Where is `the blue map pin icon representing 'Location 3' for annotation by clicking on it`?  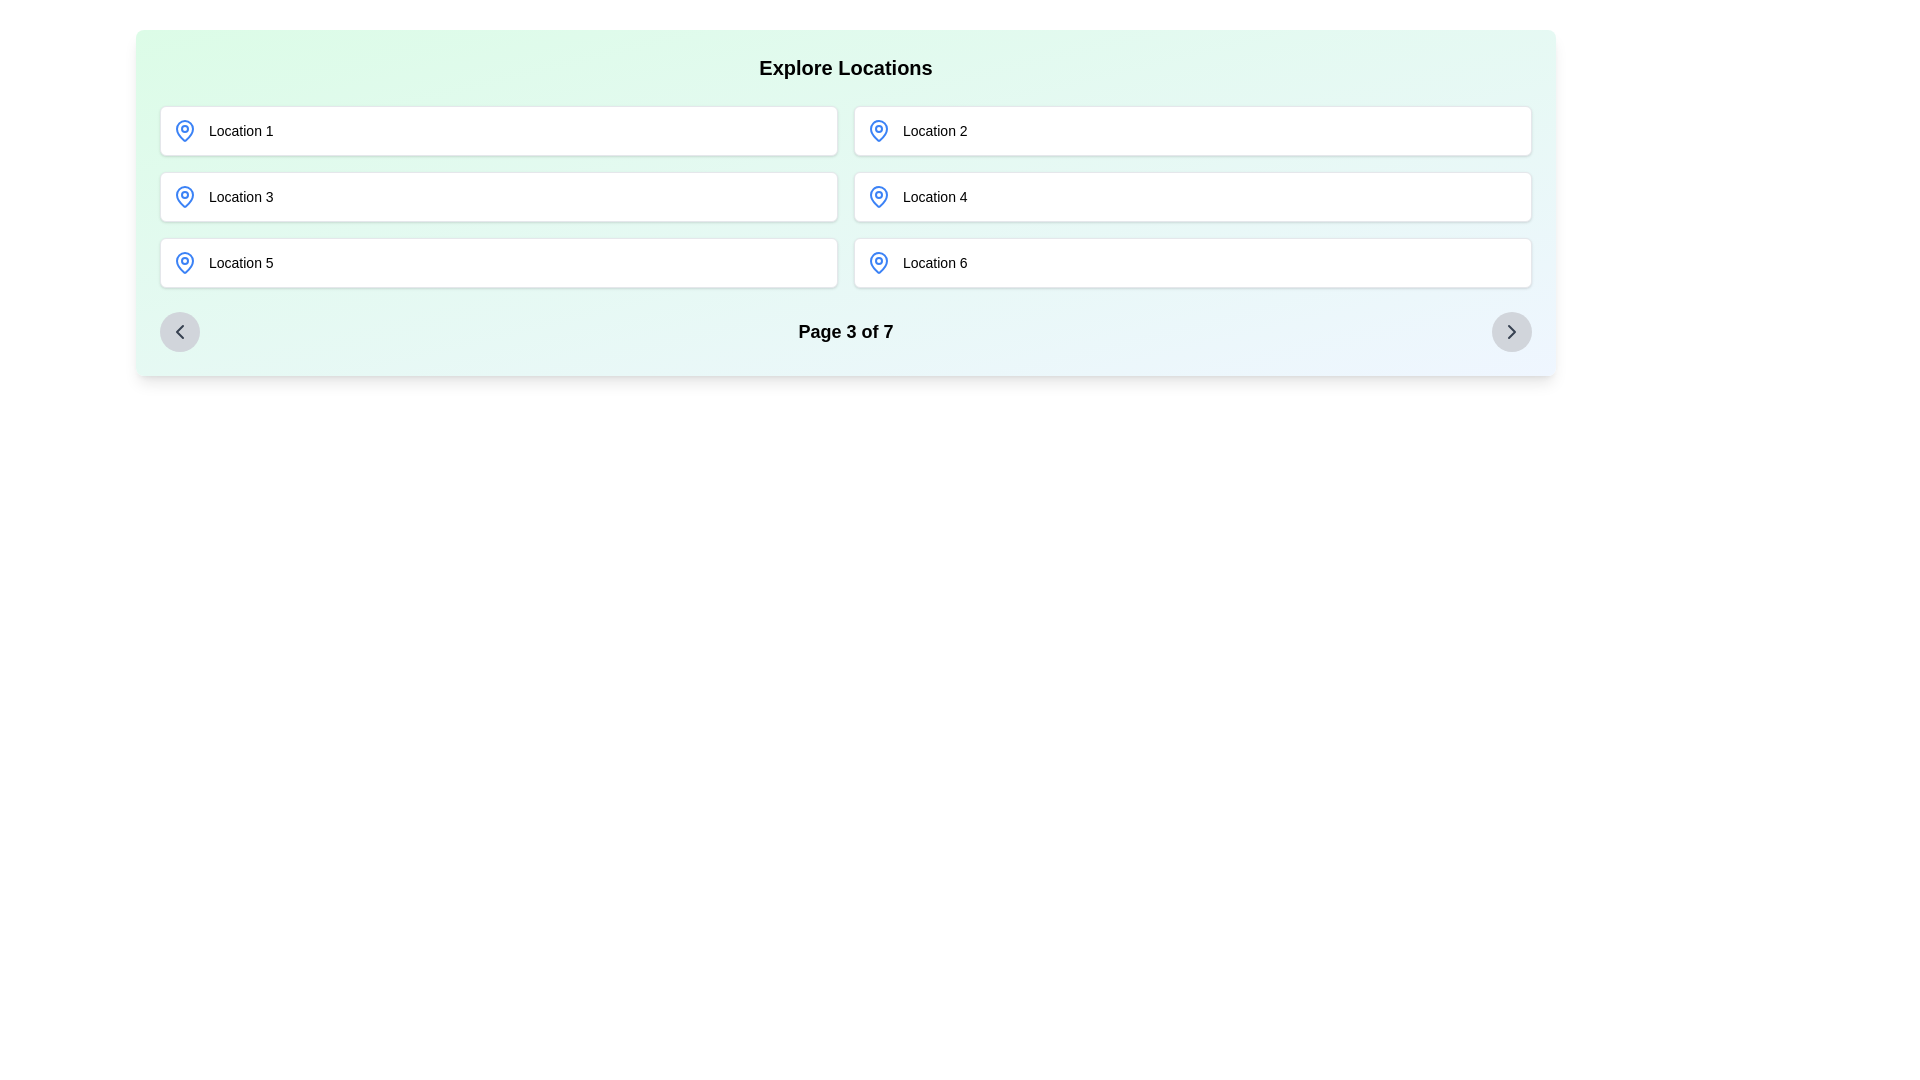
the blue map pin icon representing 'Location 3' for annotation by clicking on it is located at coordinates (185, 196).